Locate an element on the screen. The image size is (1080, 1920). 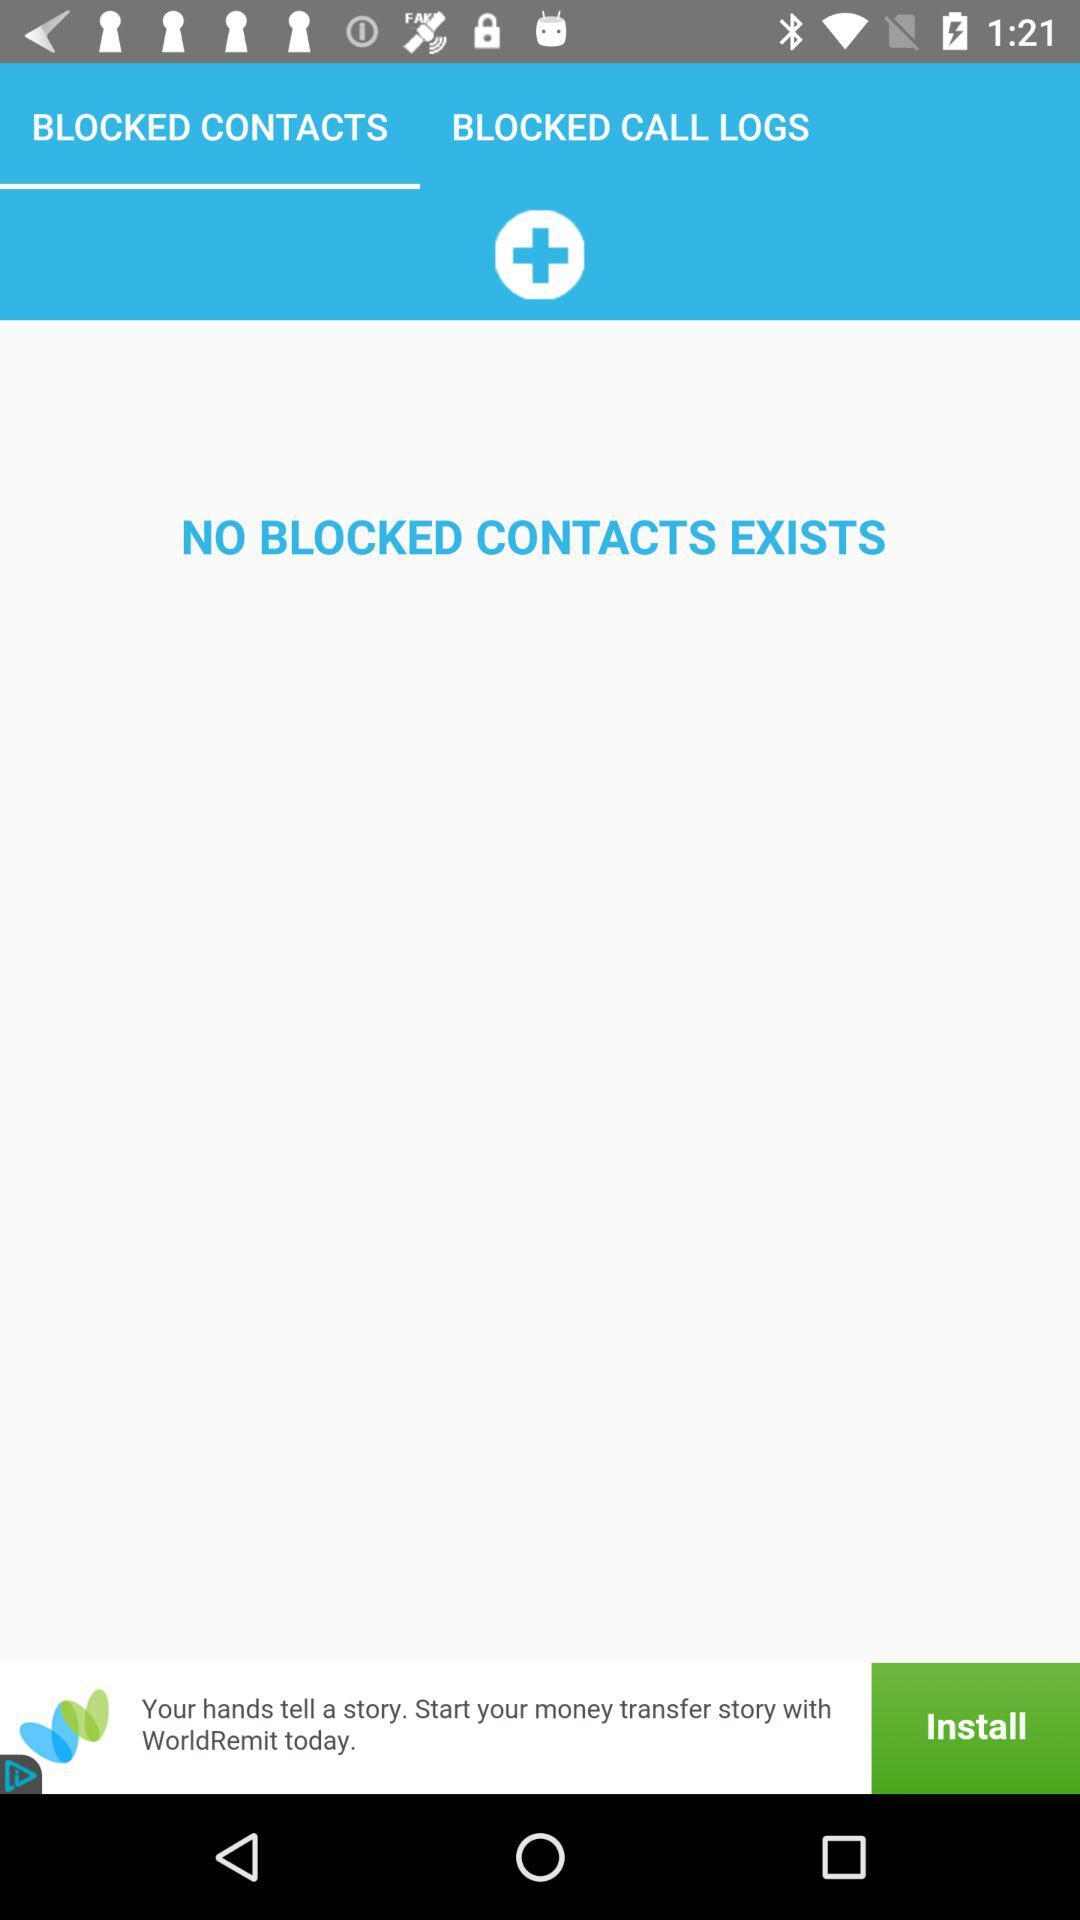
contacts name list is located at coordinates (538, 253).